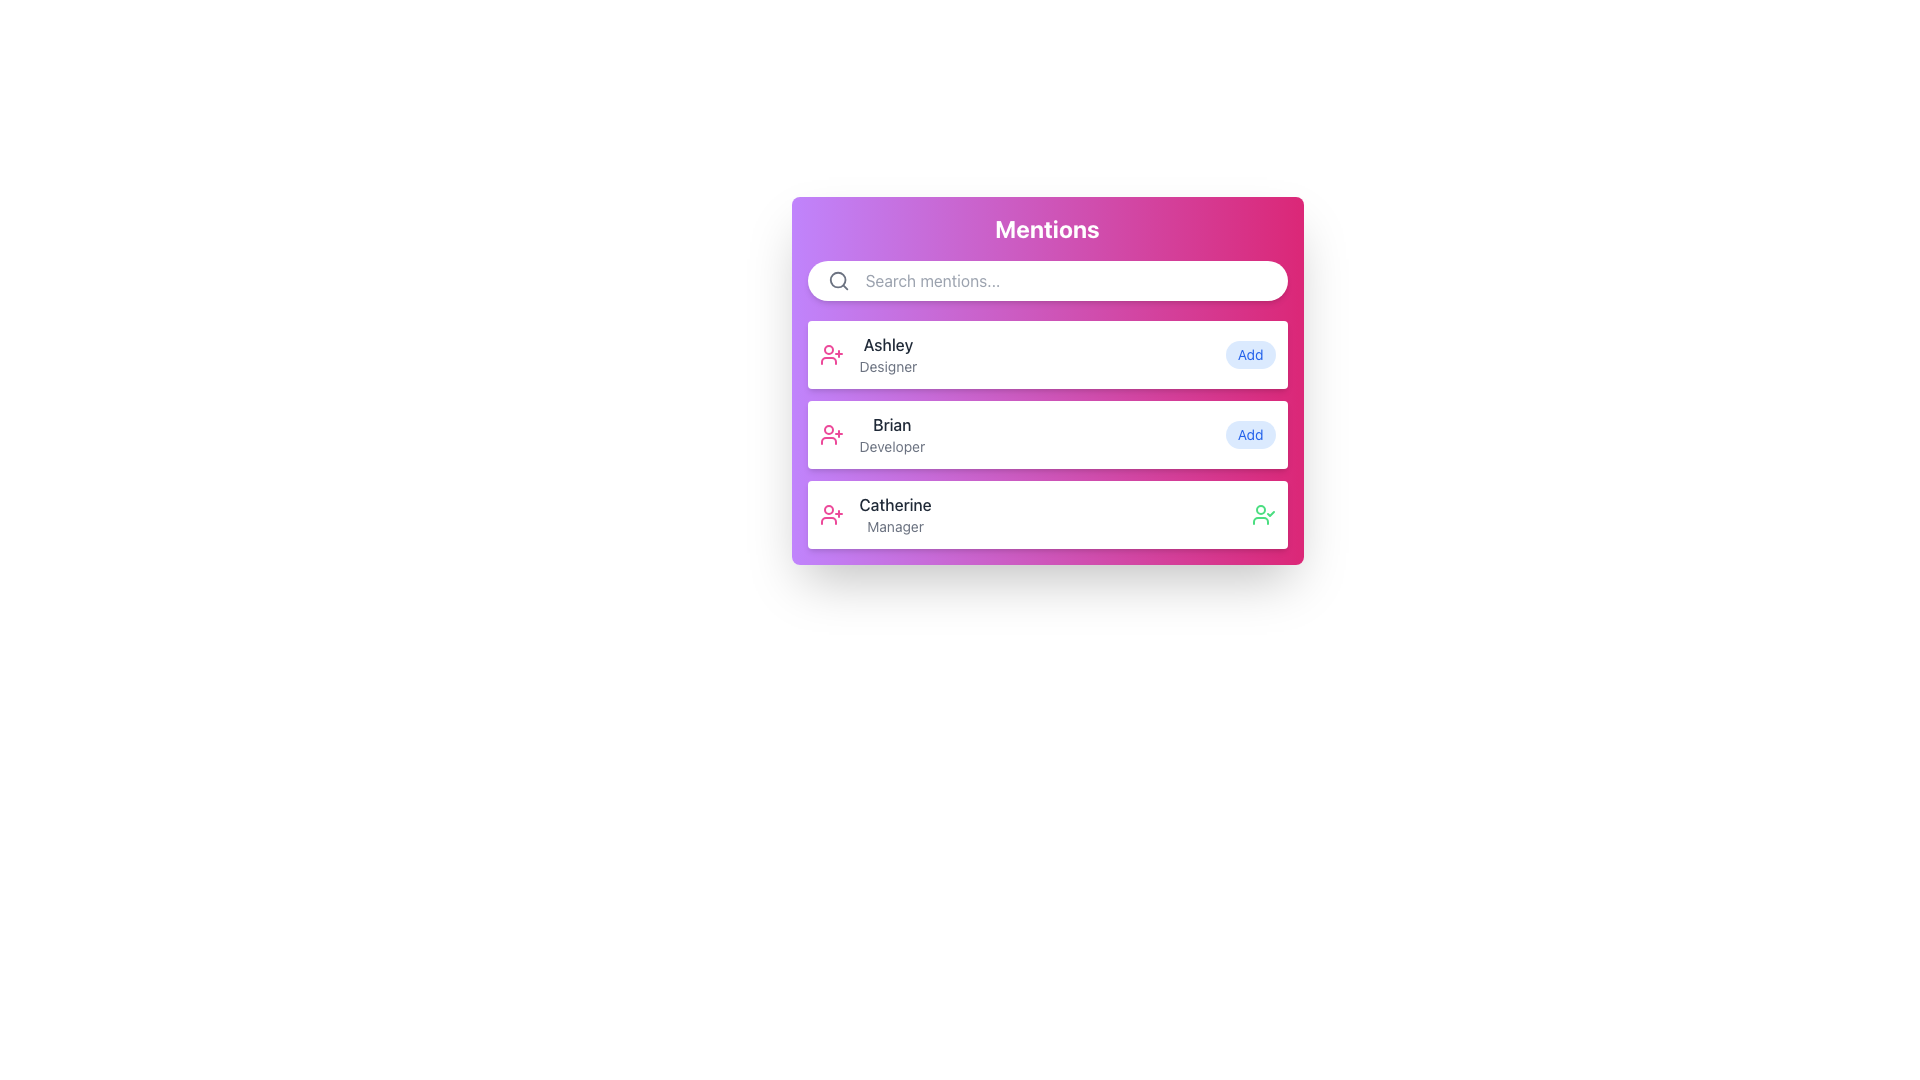  I want to click on the text label displaying the name 'Ashley', so click(887, 343).